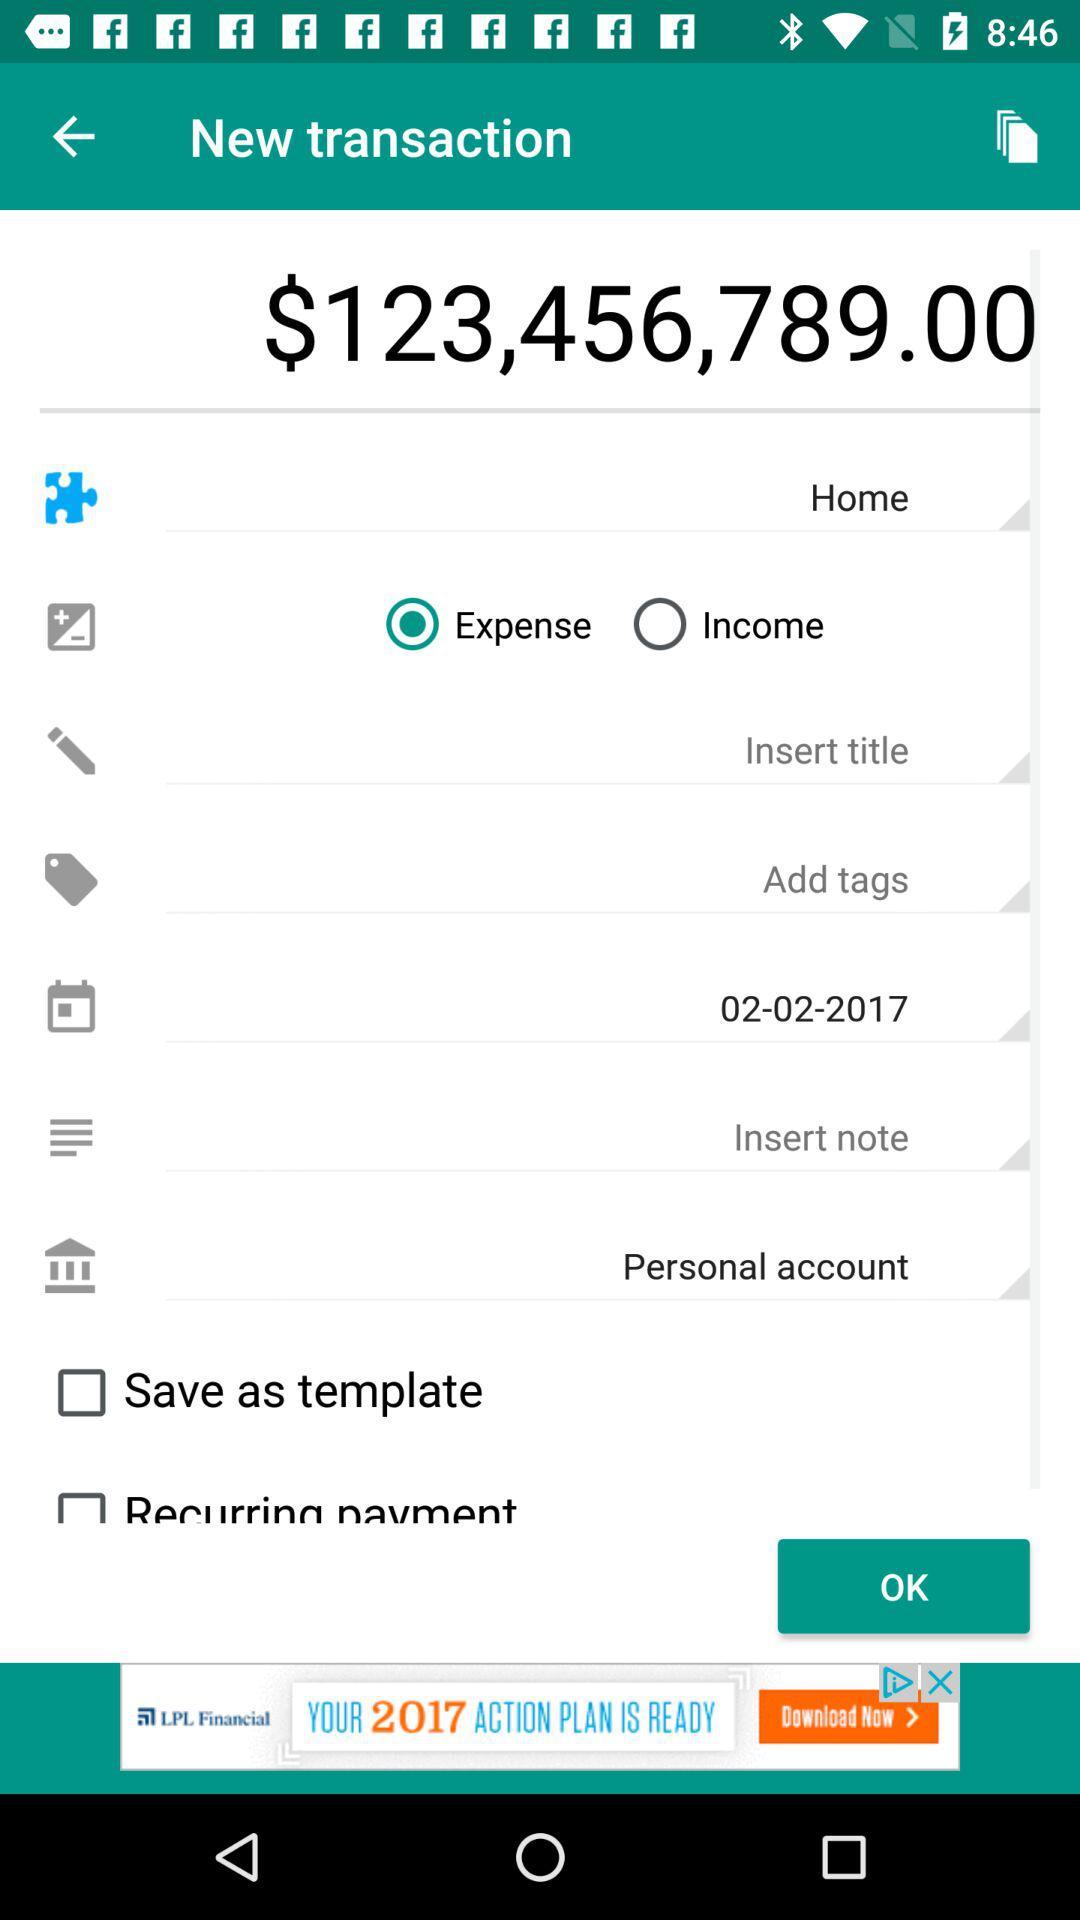  I want to click on the menu icon, so click(70, 1137).